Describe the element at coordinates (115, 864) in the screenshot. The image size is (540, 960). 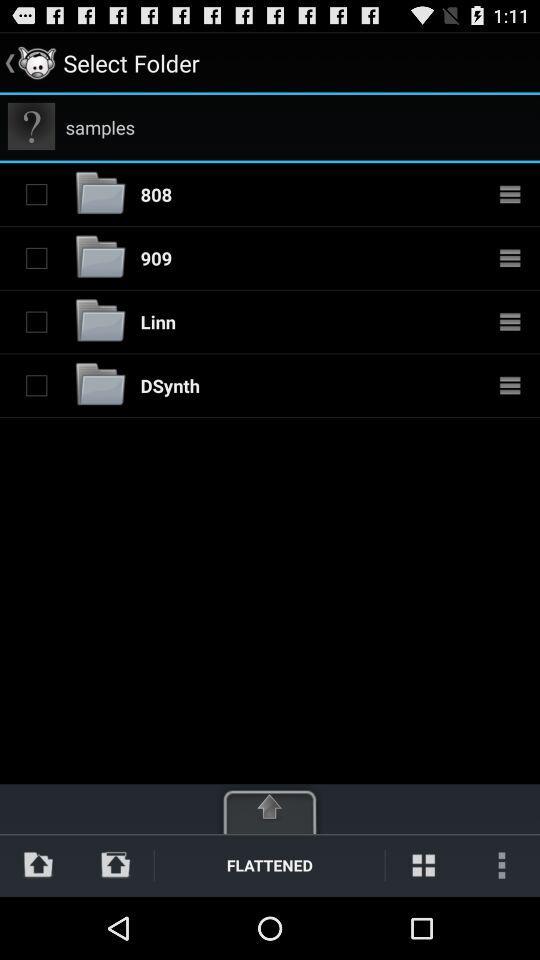
I see `icon to the left of the flattened icon` at that location.